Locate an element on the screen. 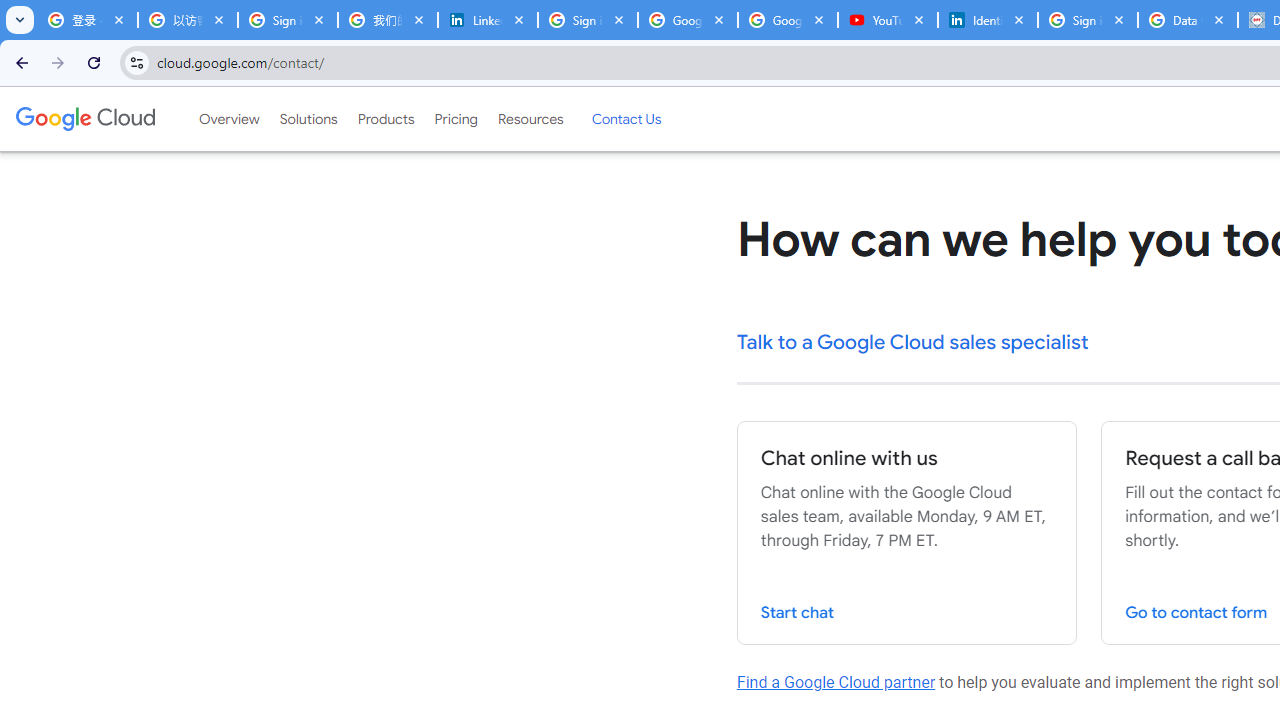 This screenshot has height=720, width=1280. 'Identity verification via Persona | LinkedIn Help' is located at coordinates (988, 20).